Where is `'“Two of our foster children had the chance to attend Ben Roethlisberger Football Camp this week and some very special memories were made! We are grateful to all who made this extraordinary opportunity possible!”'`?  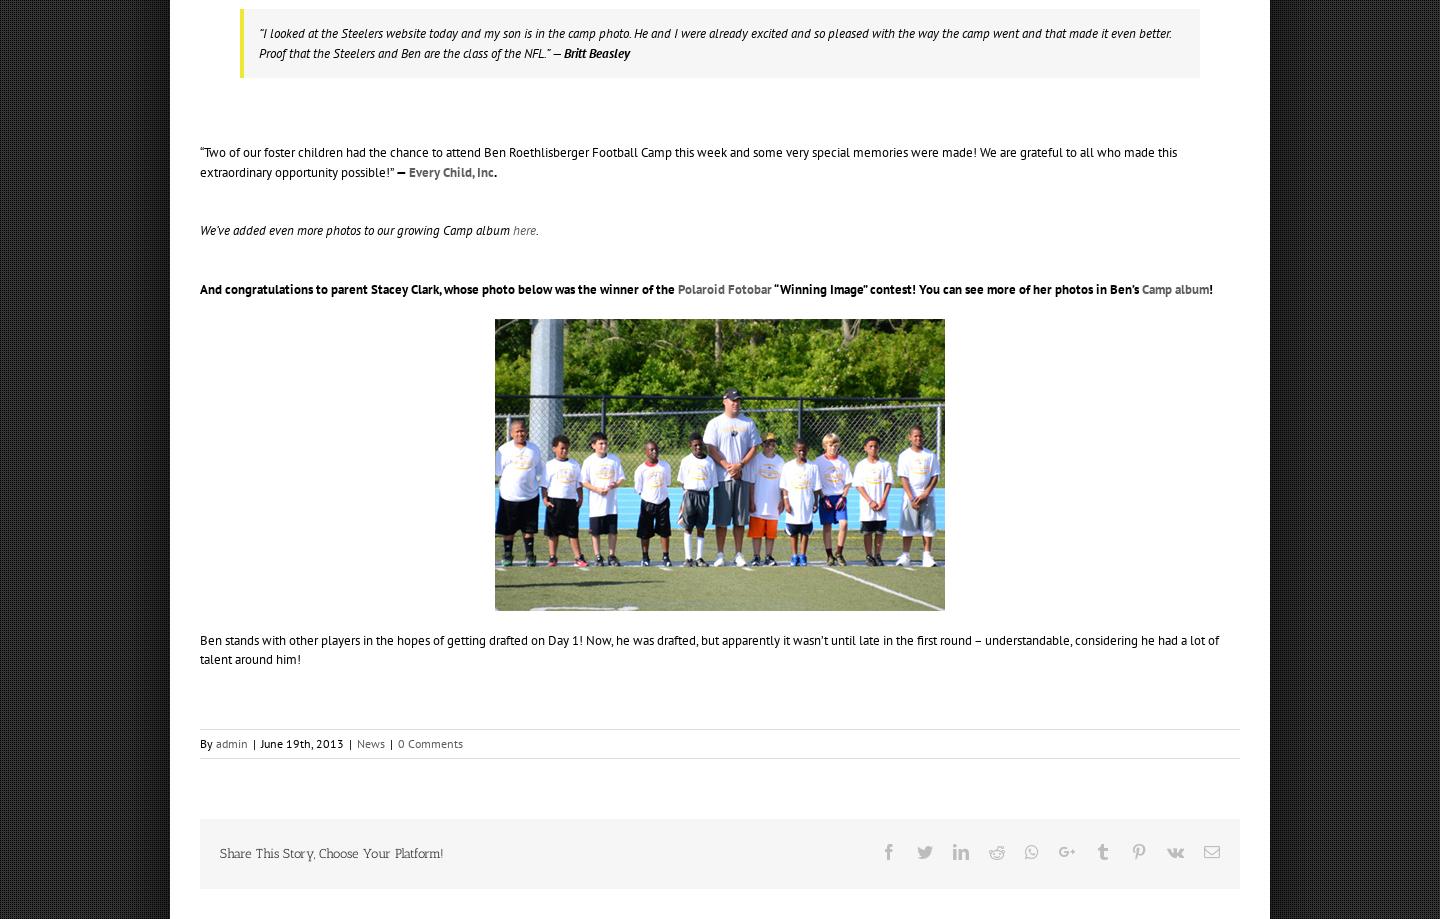
'“Two of our foster children had the chance to attend Ben Roethlisberger Football Camp this week and some very special memories were made! We are grateful to all who made this extraordinary opportunity possible!”' is located at coordinates (200, 161).